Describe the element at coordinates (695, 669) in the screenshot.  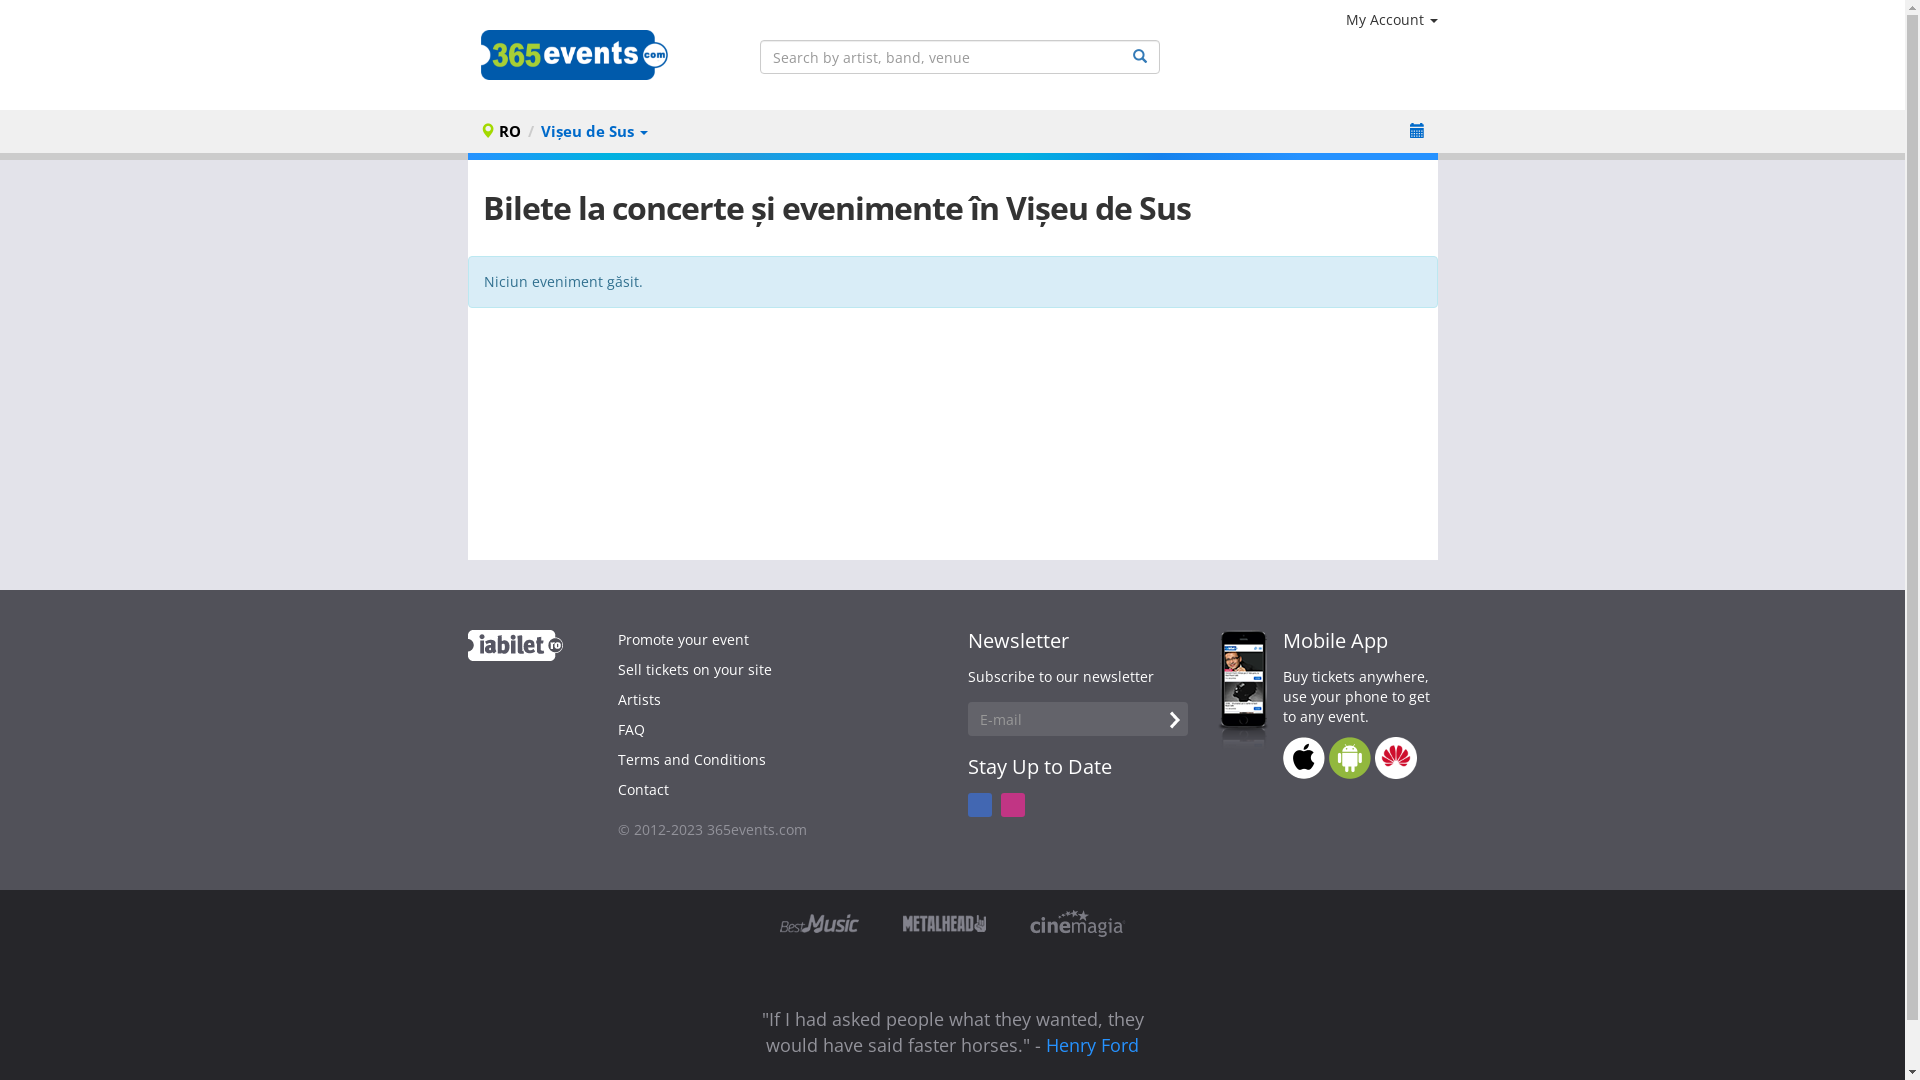
I see `'Sell tickets on your site'` at that location.